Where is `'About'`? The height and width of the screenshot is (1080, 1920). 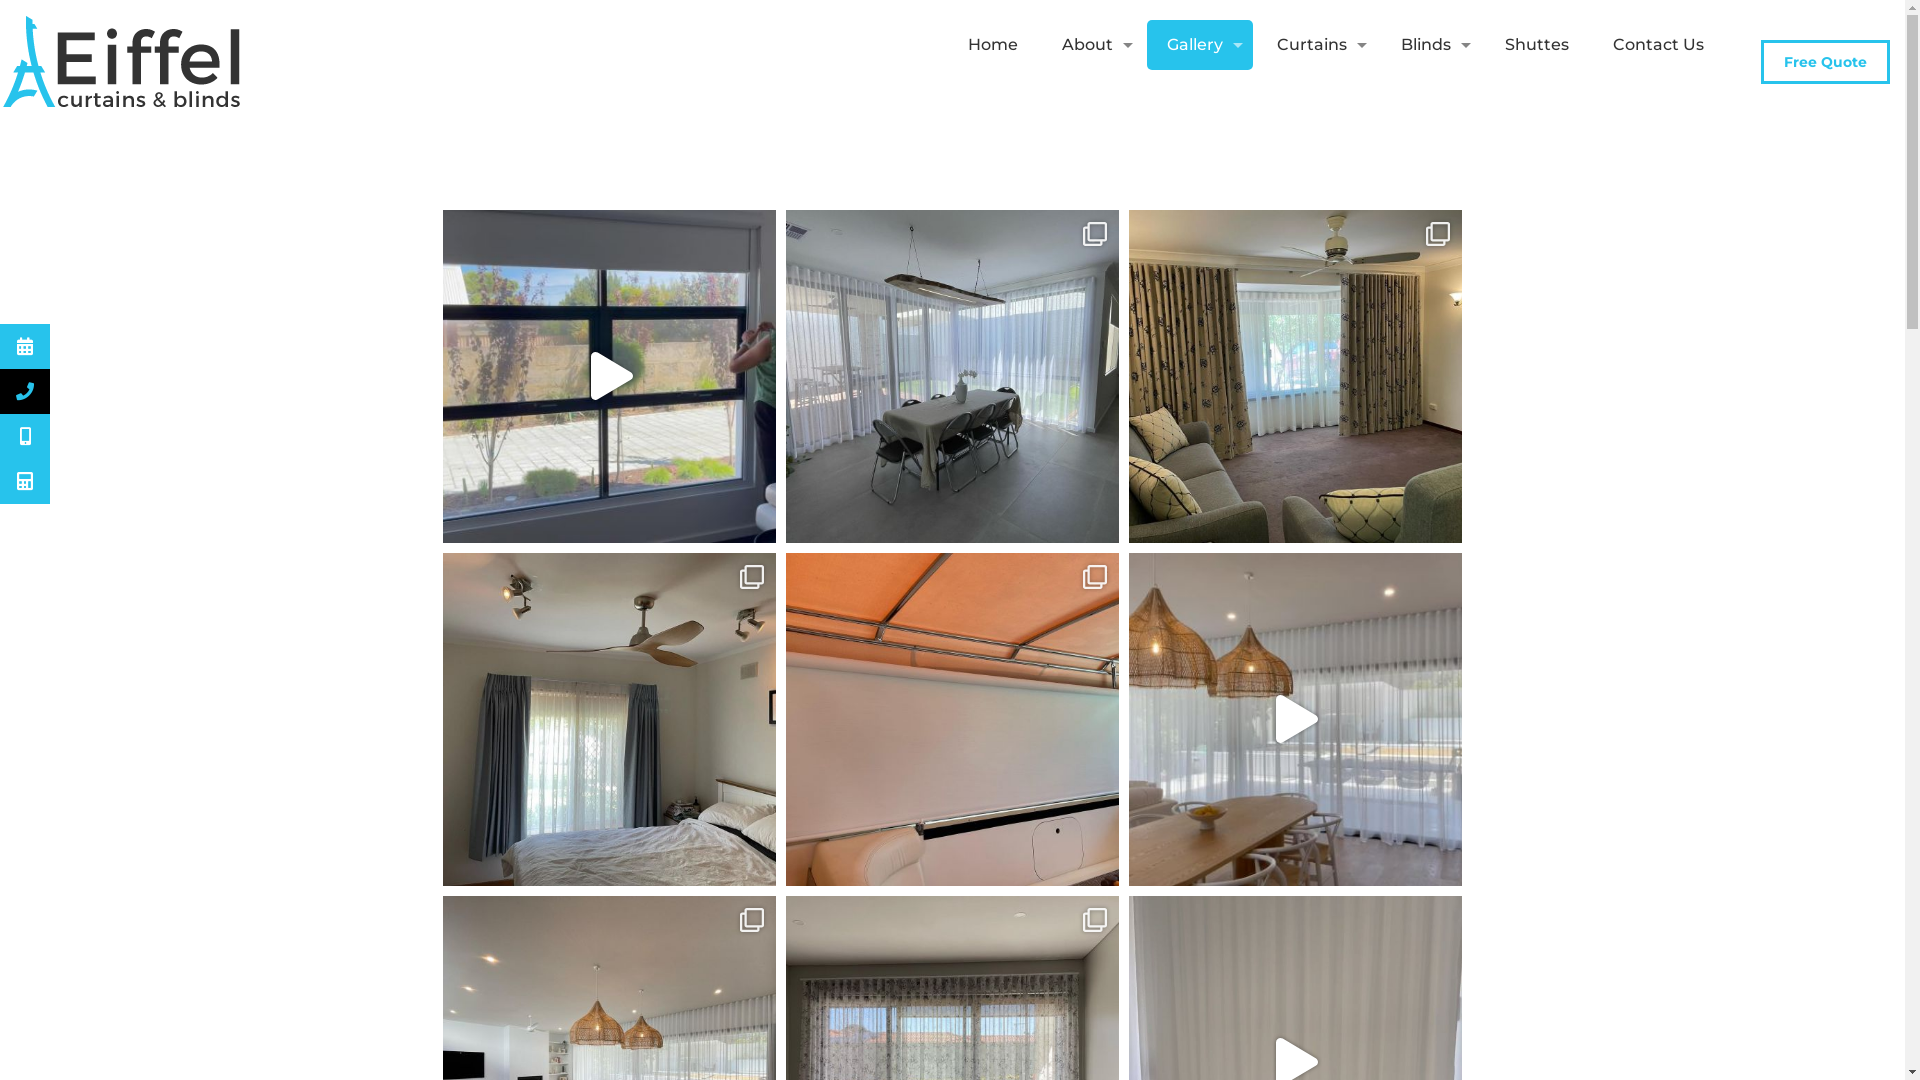
'About' is located at coordinates (1091, 45).